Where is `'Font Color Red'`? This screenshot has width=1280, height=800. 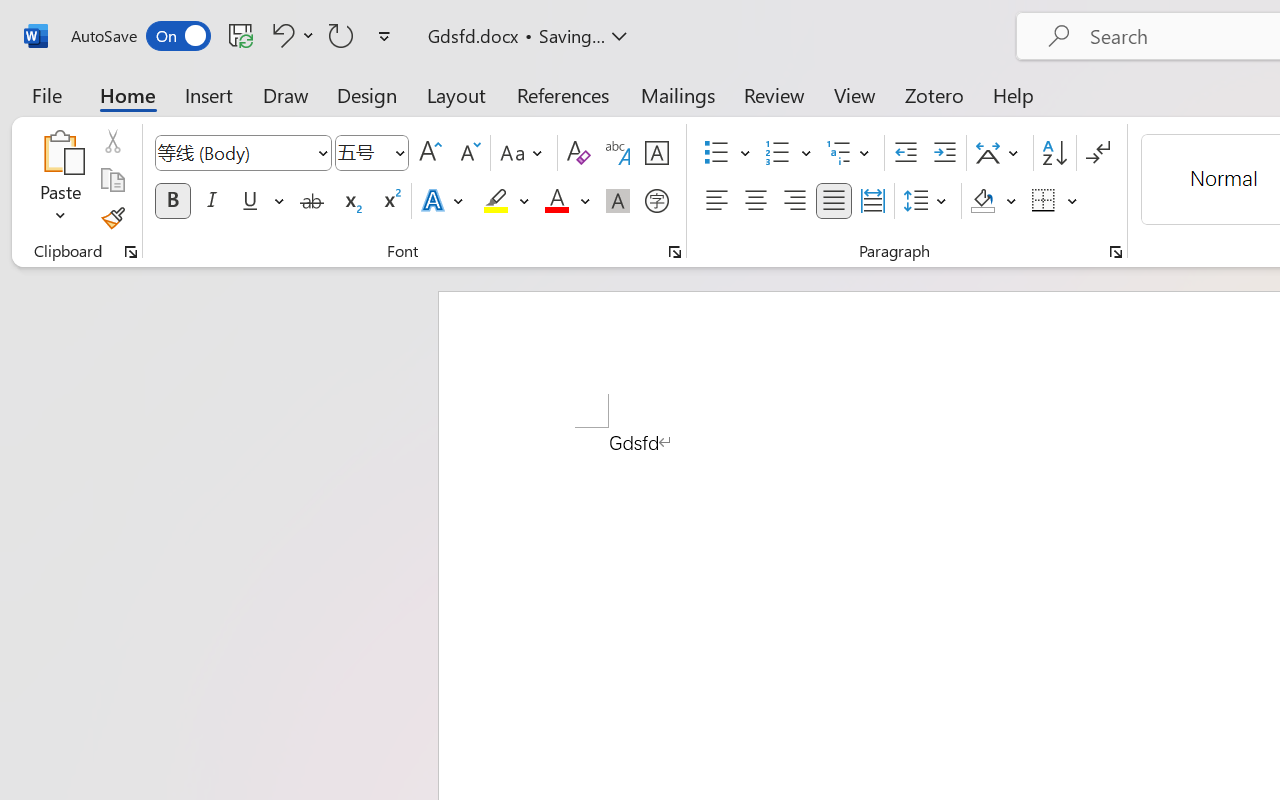
'Font Color Red' is located at coordinates (556, 201).